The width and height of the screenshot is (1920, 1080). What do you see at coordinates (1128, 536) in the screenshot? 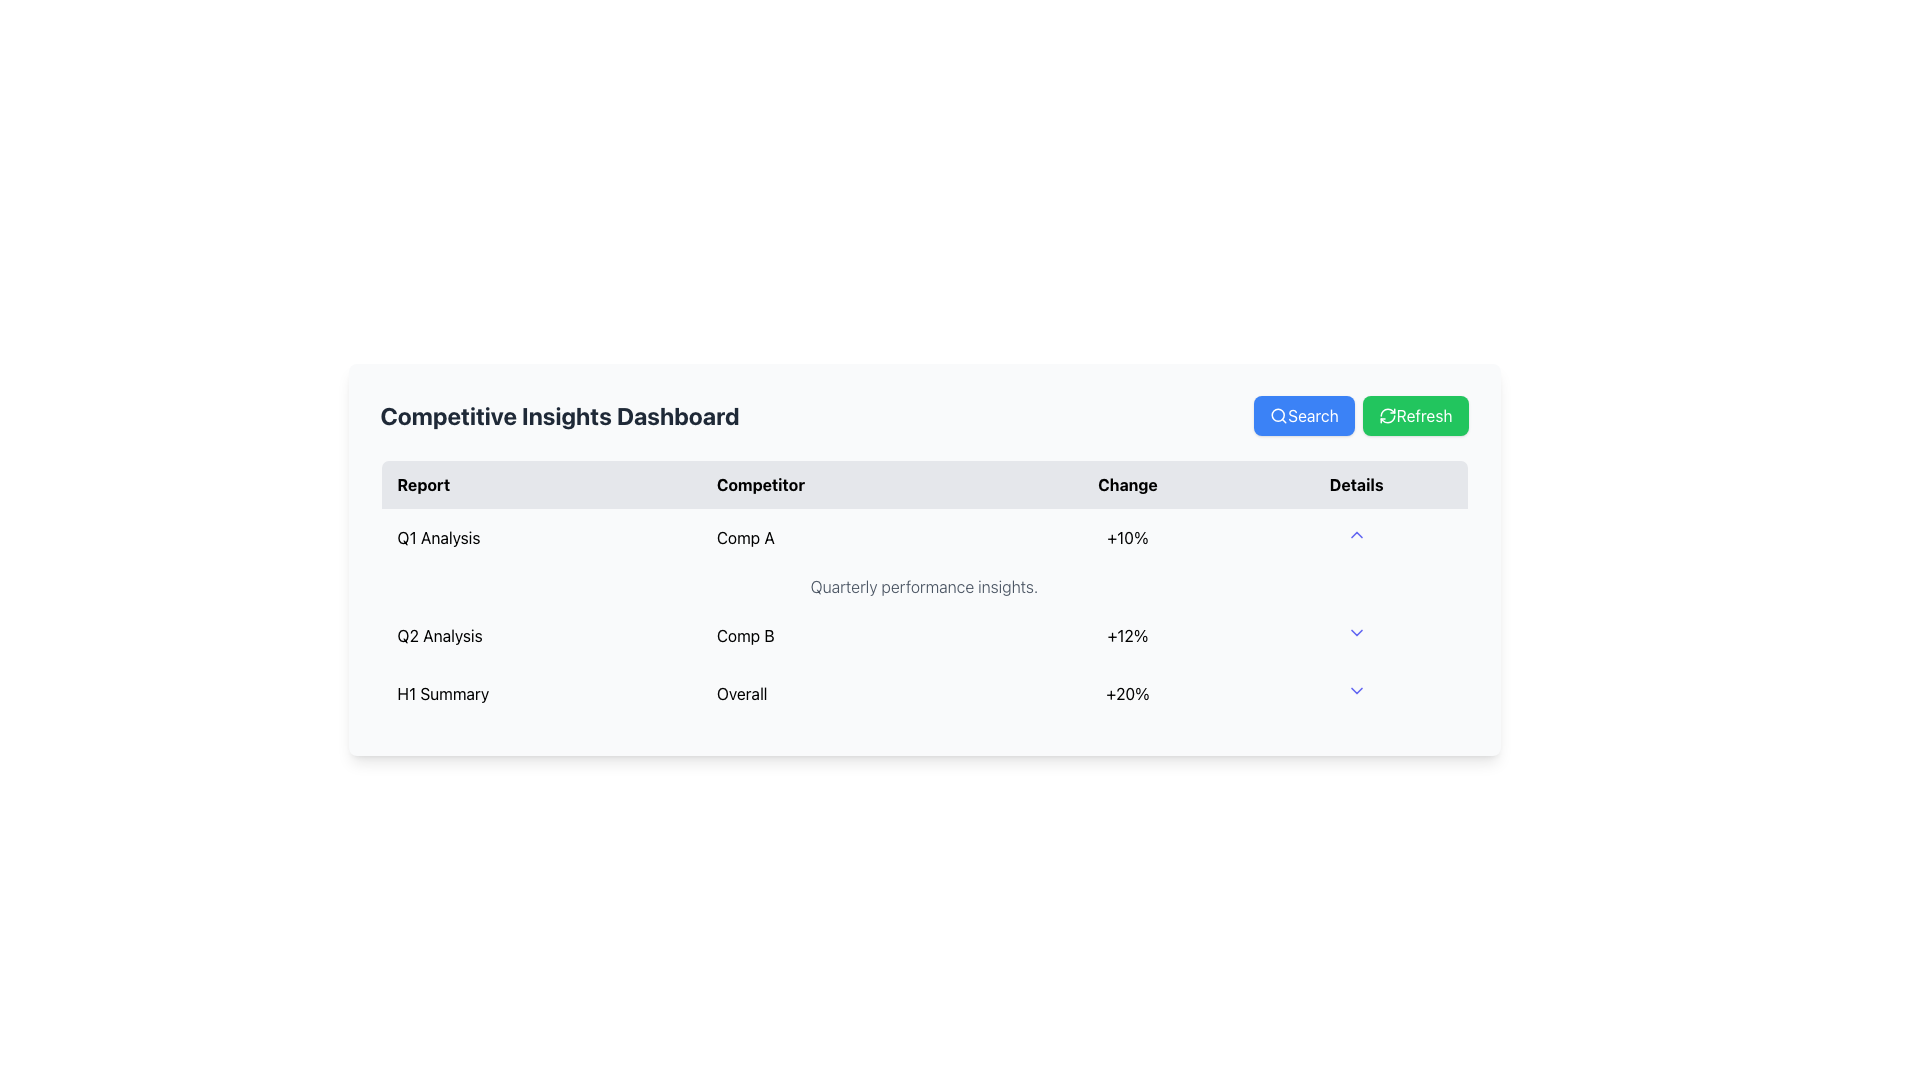
I see `the text label displaying the percentage increase for 'Comp A' in the 'Q1 Analysis' table, located in the second row of the third column` at bounding box center [1128, 536].